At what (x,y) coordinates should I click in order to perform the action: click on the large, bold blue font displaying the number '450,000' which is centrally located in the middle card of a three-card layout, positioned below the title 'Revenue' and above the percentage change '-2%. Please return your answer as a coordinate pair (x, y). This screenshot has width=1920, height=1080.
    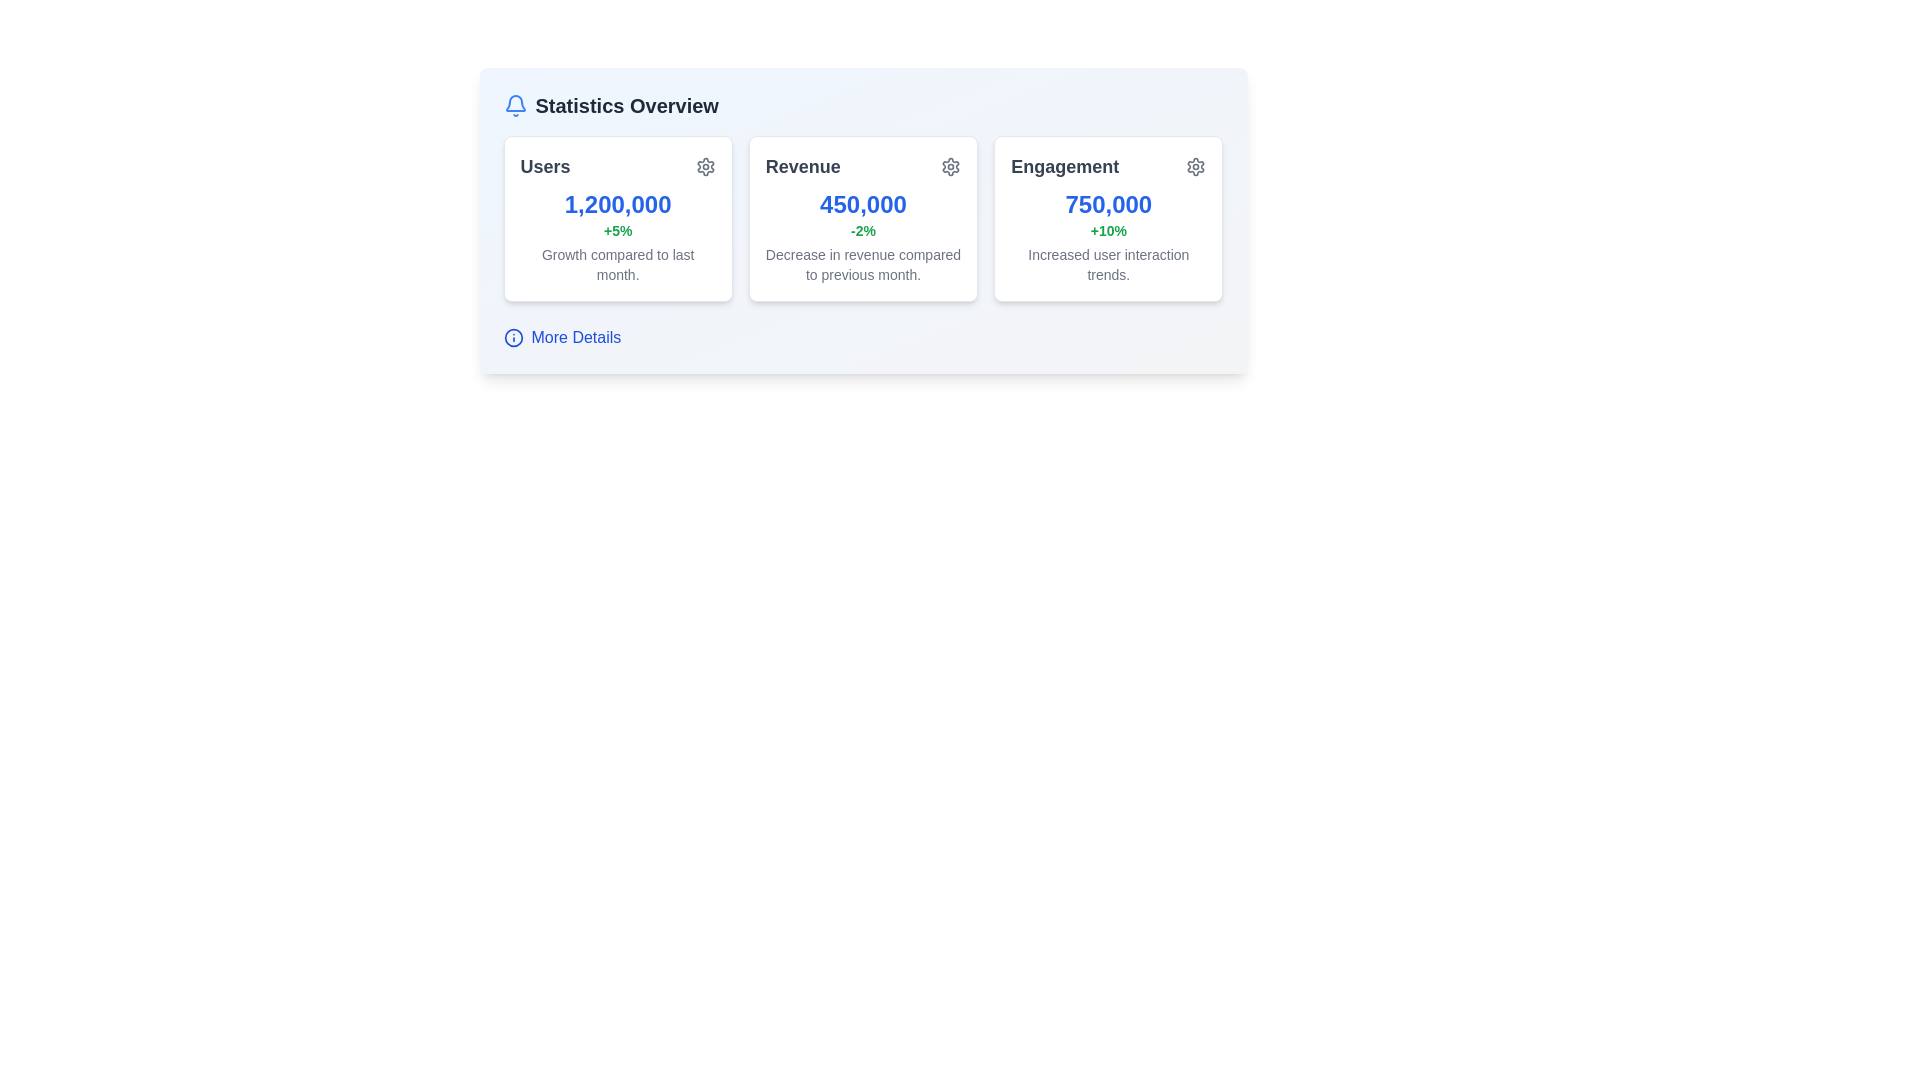
    Looking at the image, I should click on (863, 204).